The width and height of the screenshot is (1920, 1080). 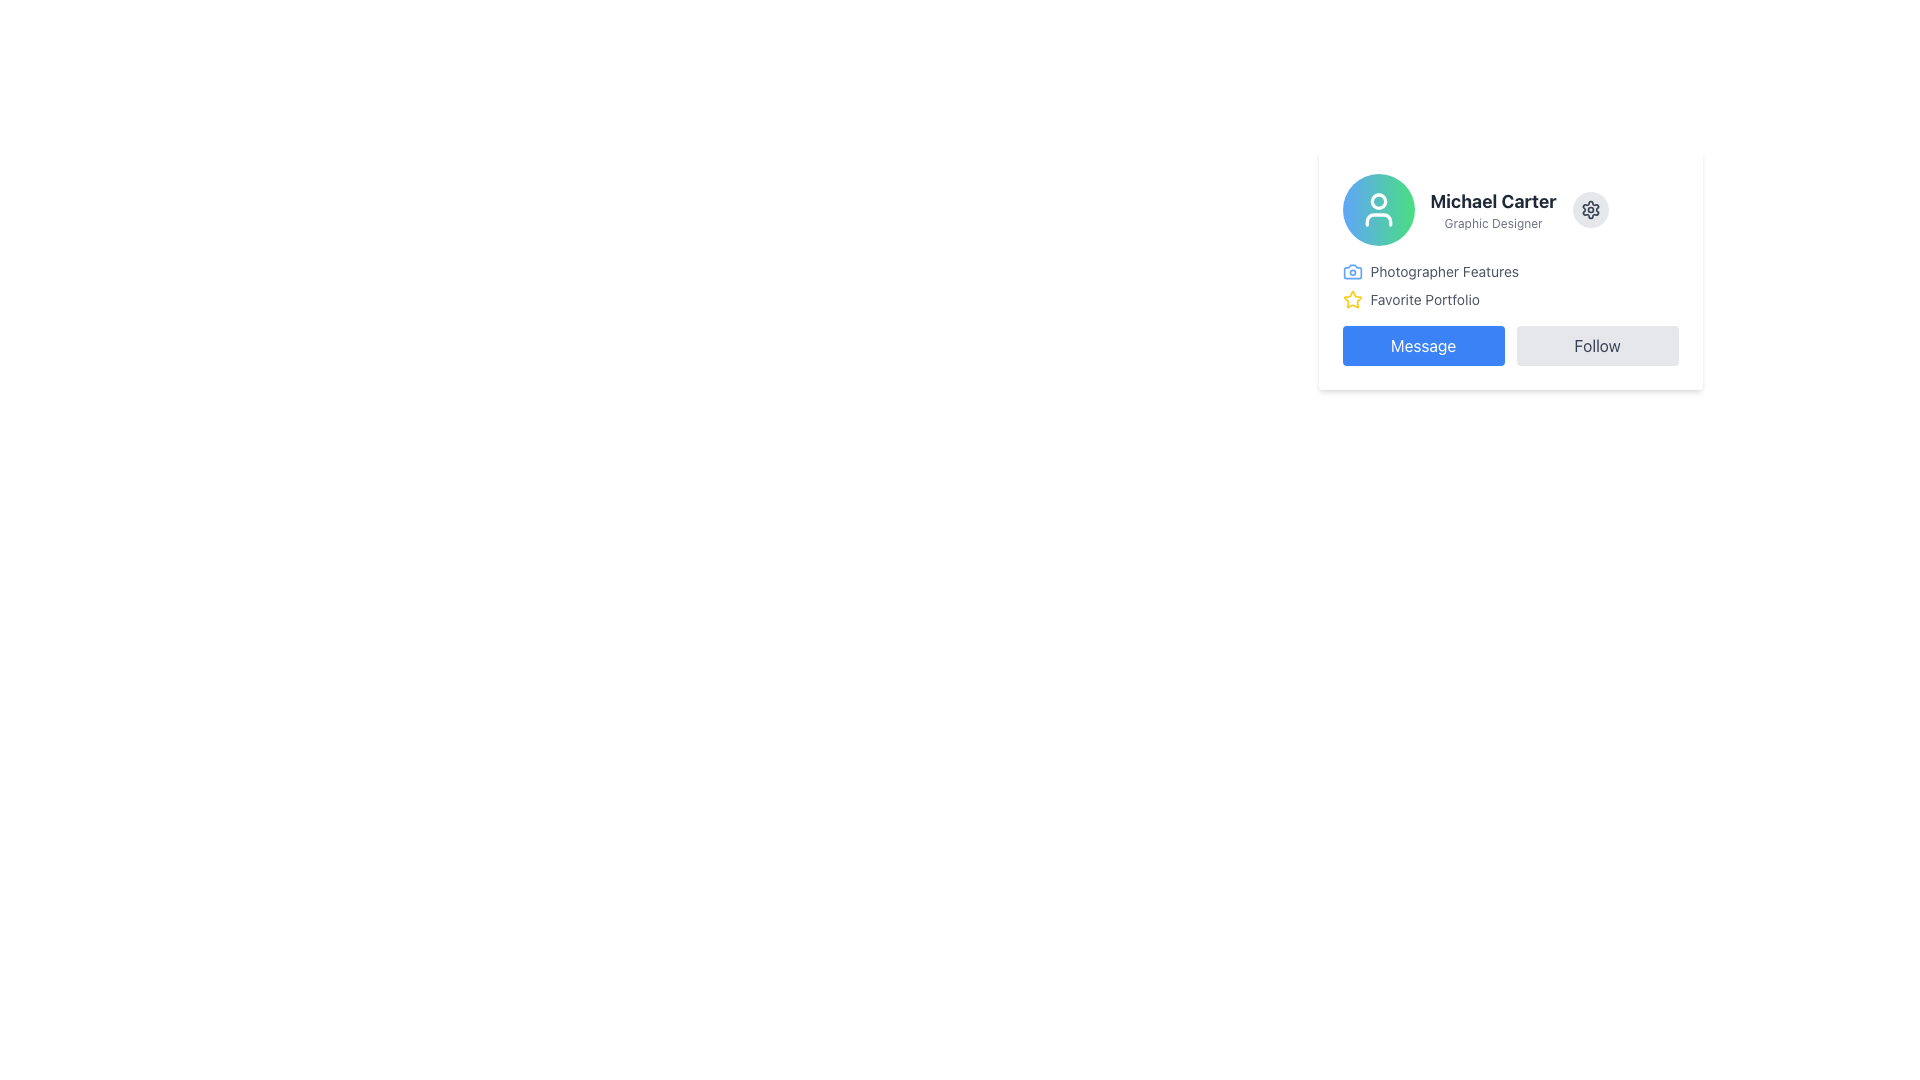 What do you see at coordinates (1444, 272) in the screenshot?
I see `the 'Photographer Features' static text label, which is displayed in a small gray font and is located inside a card layout next to a blue camera icon` at bounding box center [1444, 272].